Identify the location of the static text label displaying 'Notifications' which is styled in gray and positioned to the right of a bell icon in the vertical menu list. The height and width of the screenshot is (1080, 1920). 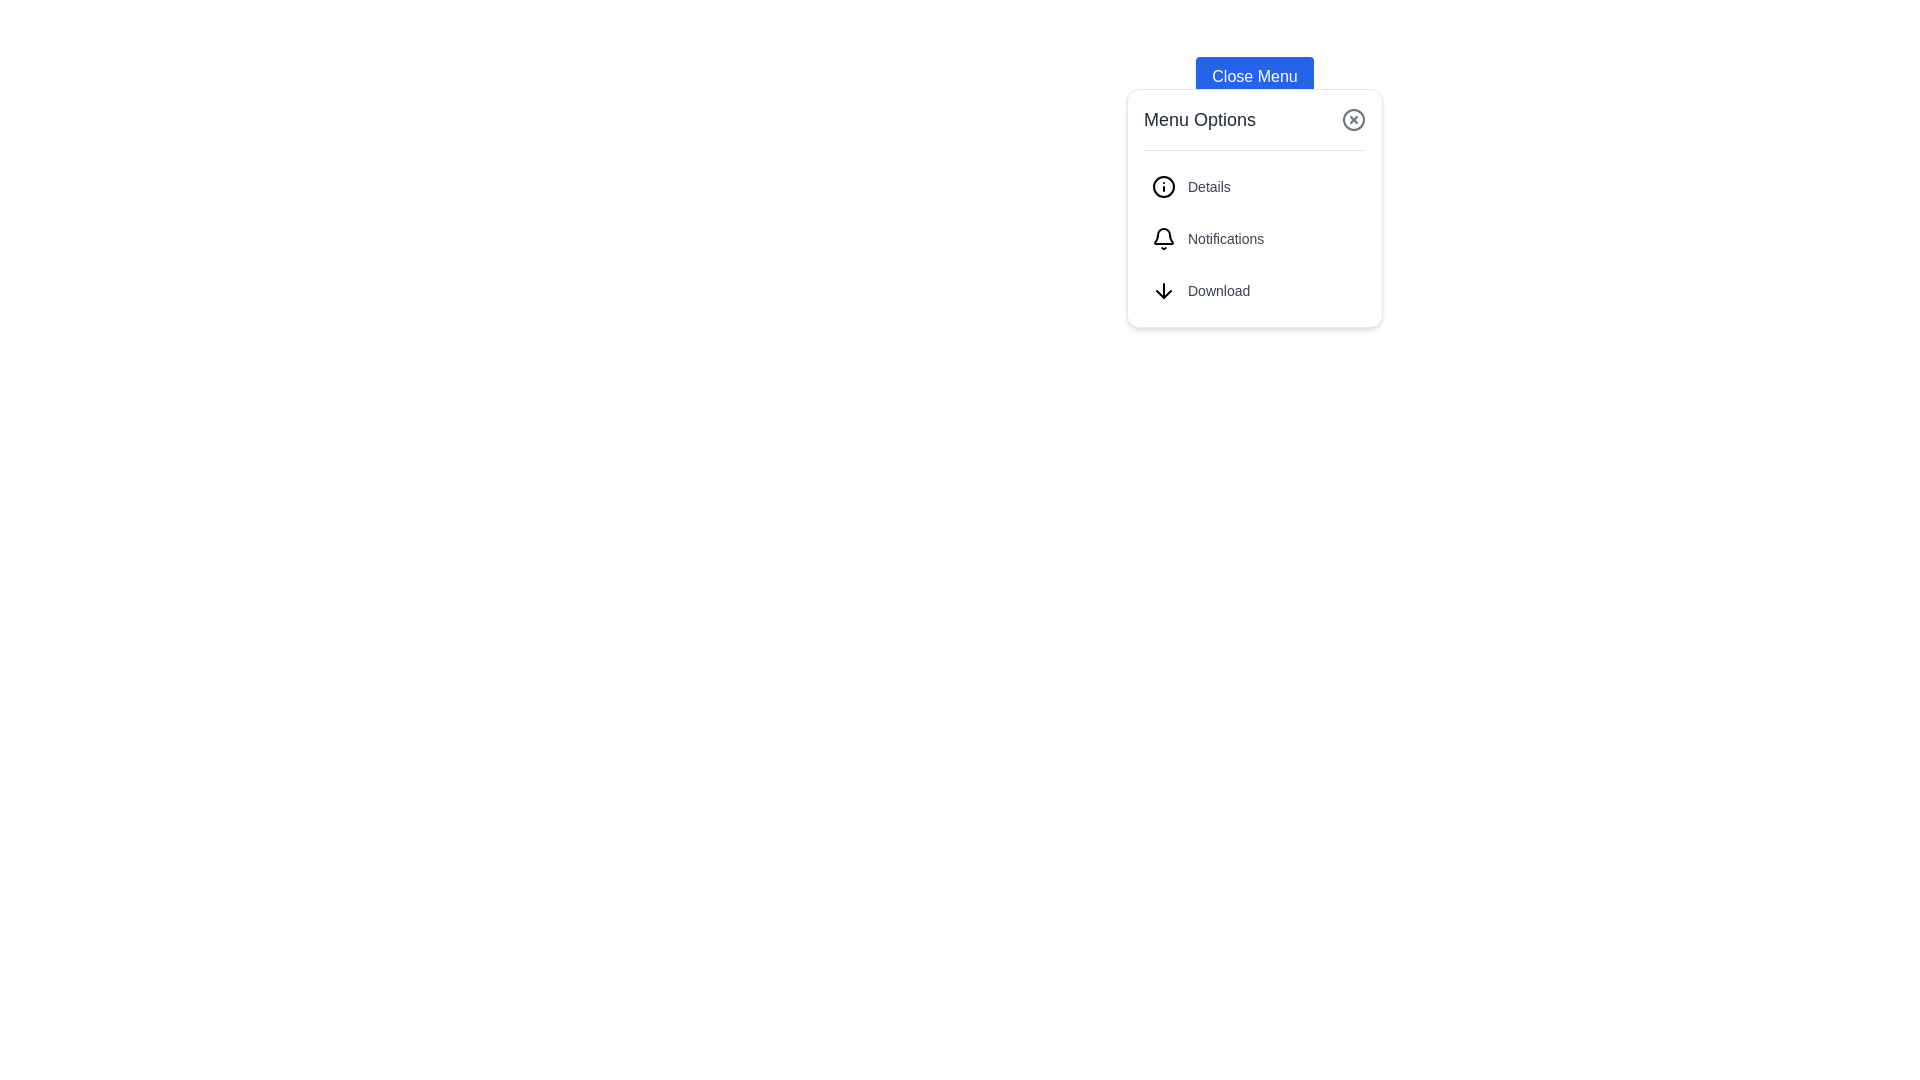
(1225, 238).